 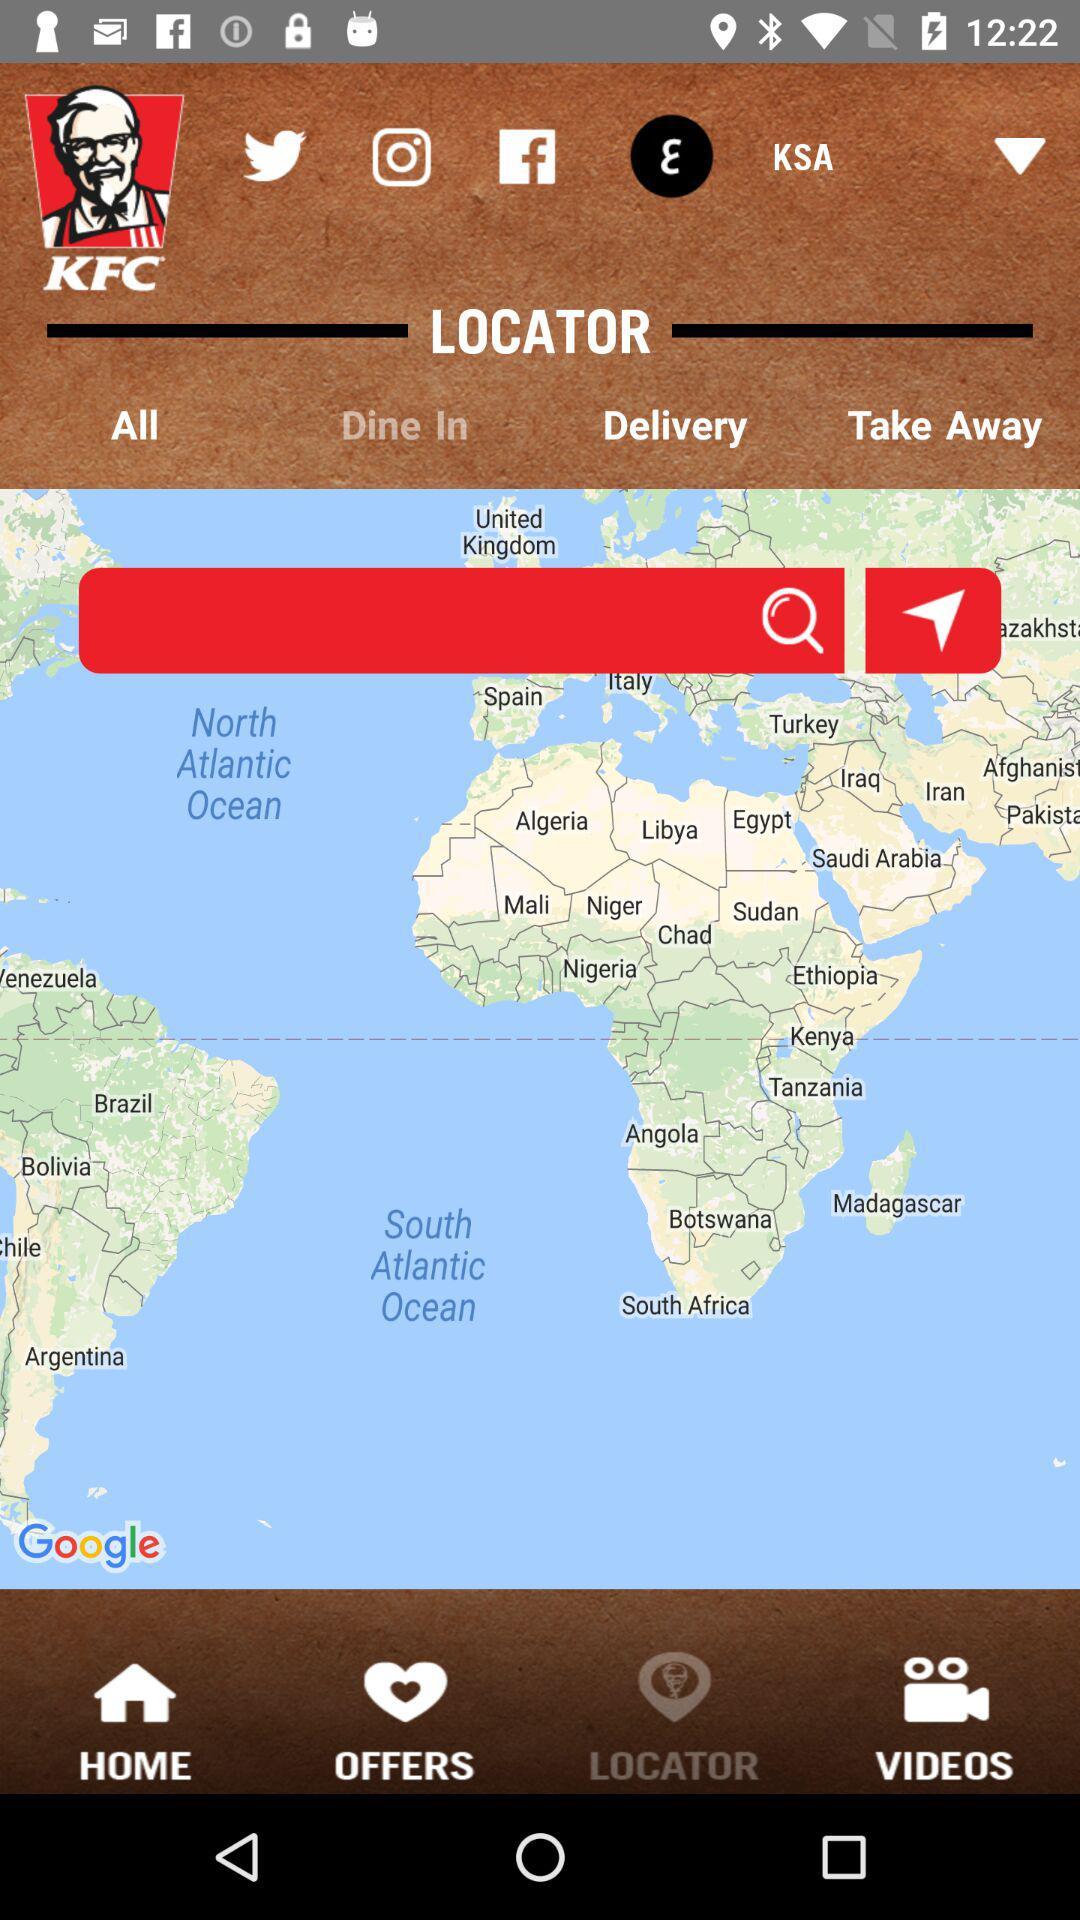 I want to click on the twitter icon, so click(x=273, y=155).